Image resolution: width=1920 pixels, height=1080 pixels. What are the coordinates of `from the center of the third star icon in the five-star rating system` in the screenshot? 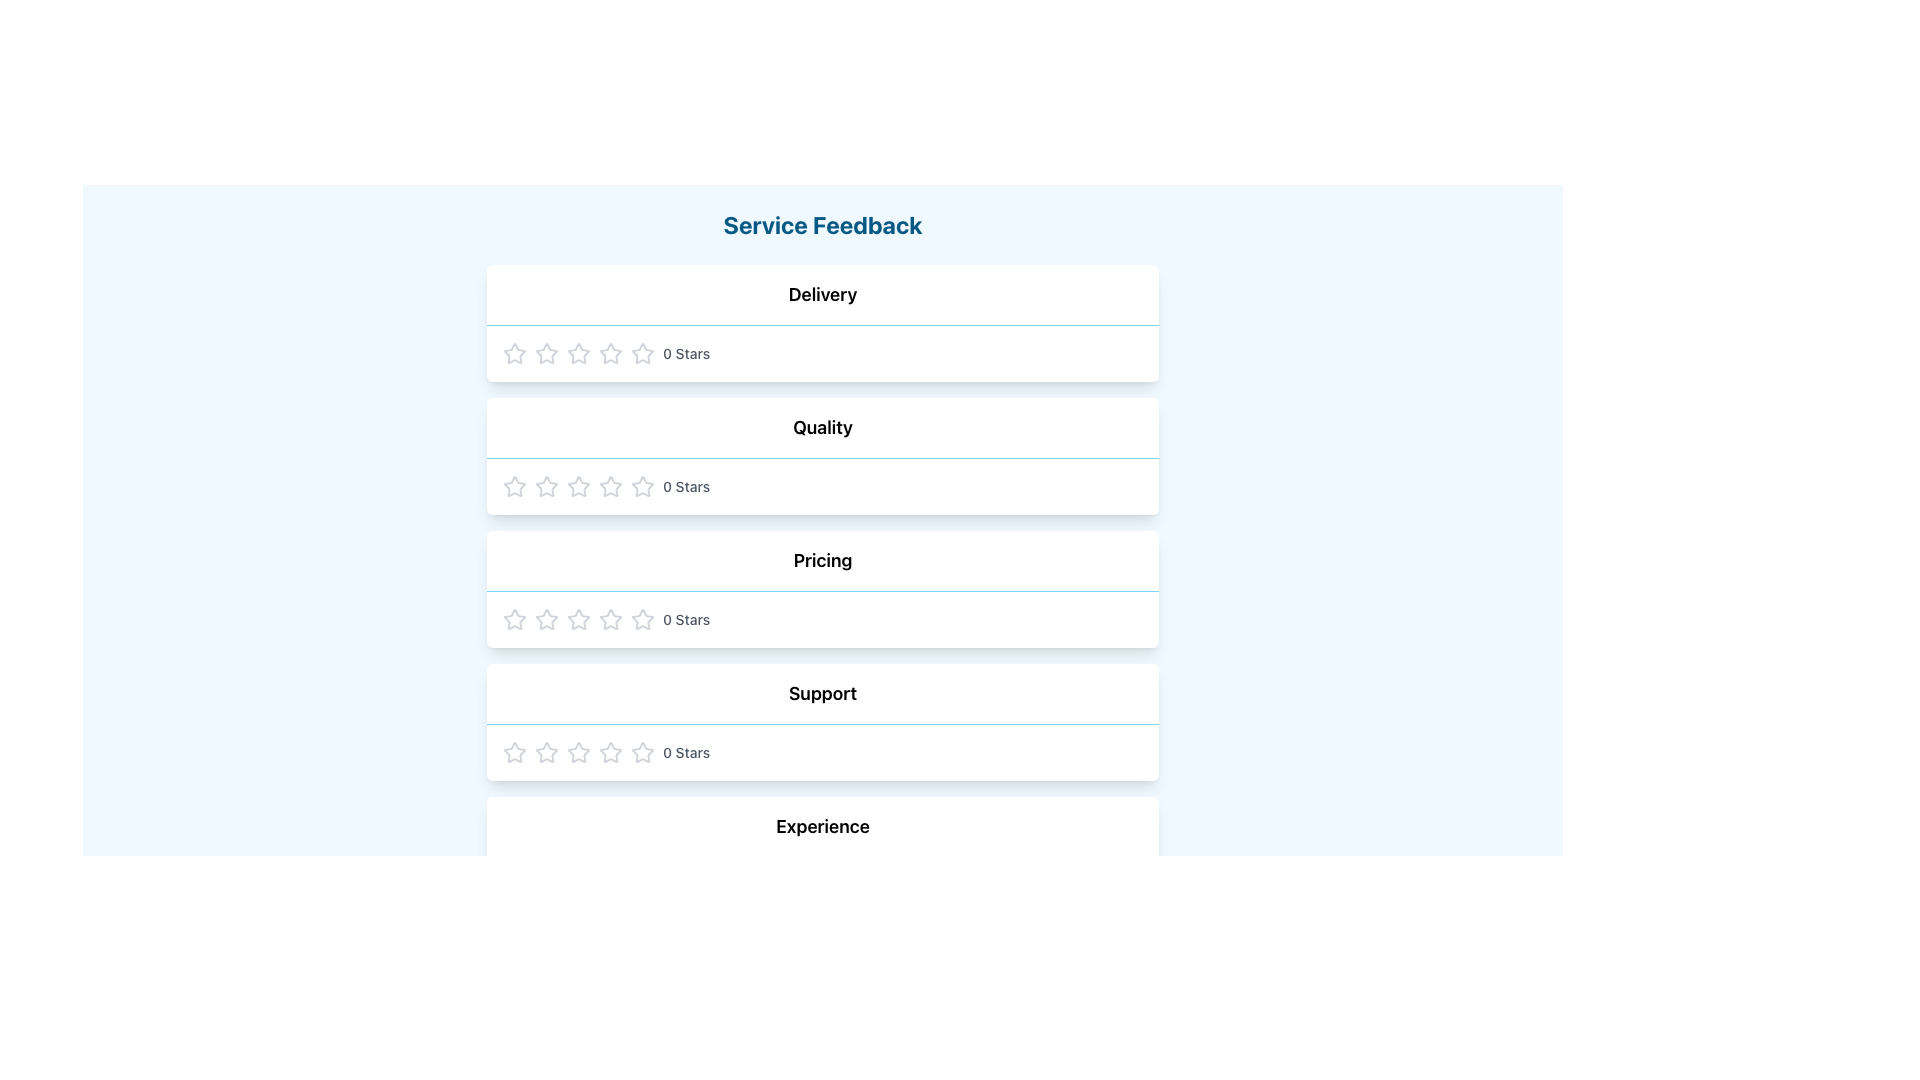 It's located at (609, 618).